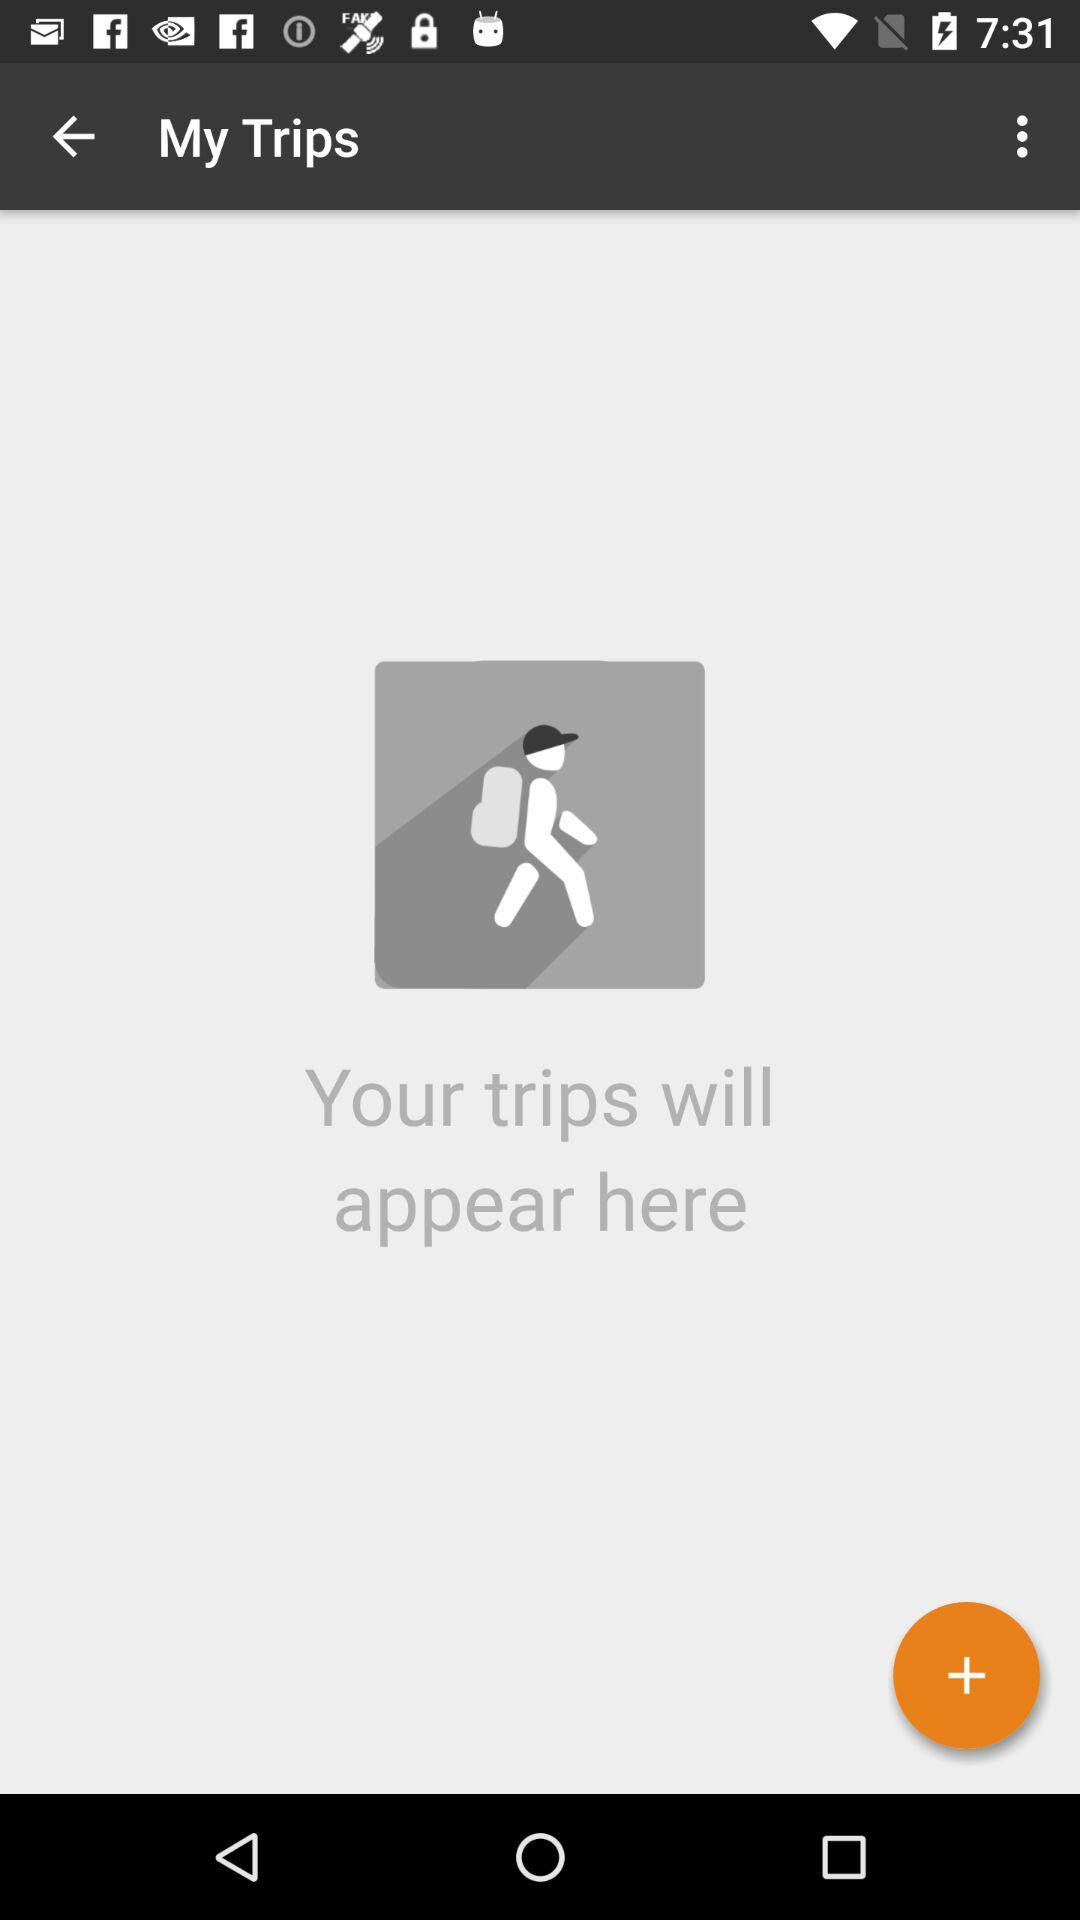 The image size is (1080, 1920). What do you see at coordinates (965, 1675) in the screenshot?
I see `the item below appear here icon` at bounding box center [965, 1675].